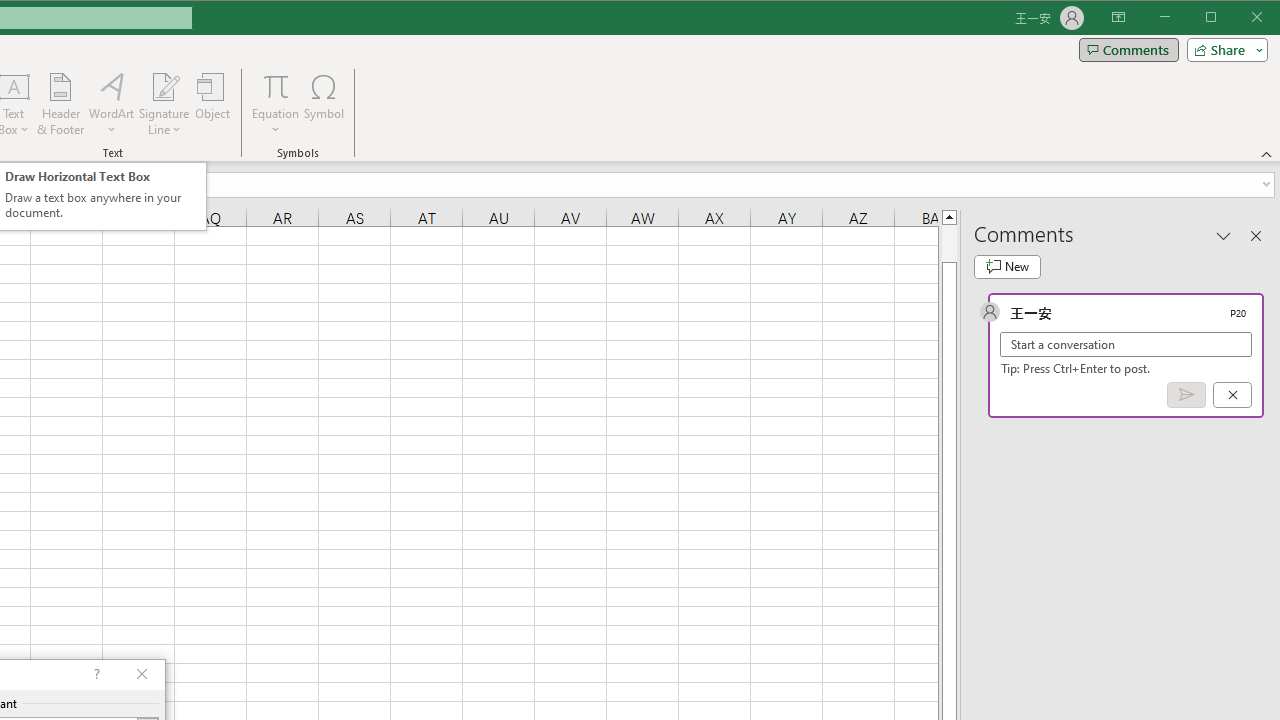 This screenshot has width=1280, height=720. Describe the element at coordinates (164, 104) in the screenshot. I see `'Signature Line'` at that location.